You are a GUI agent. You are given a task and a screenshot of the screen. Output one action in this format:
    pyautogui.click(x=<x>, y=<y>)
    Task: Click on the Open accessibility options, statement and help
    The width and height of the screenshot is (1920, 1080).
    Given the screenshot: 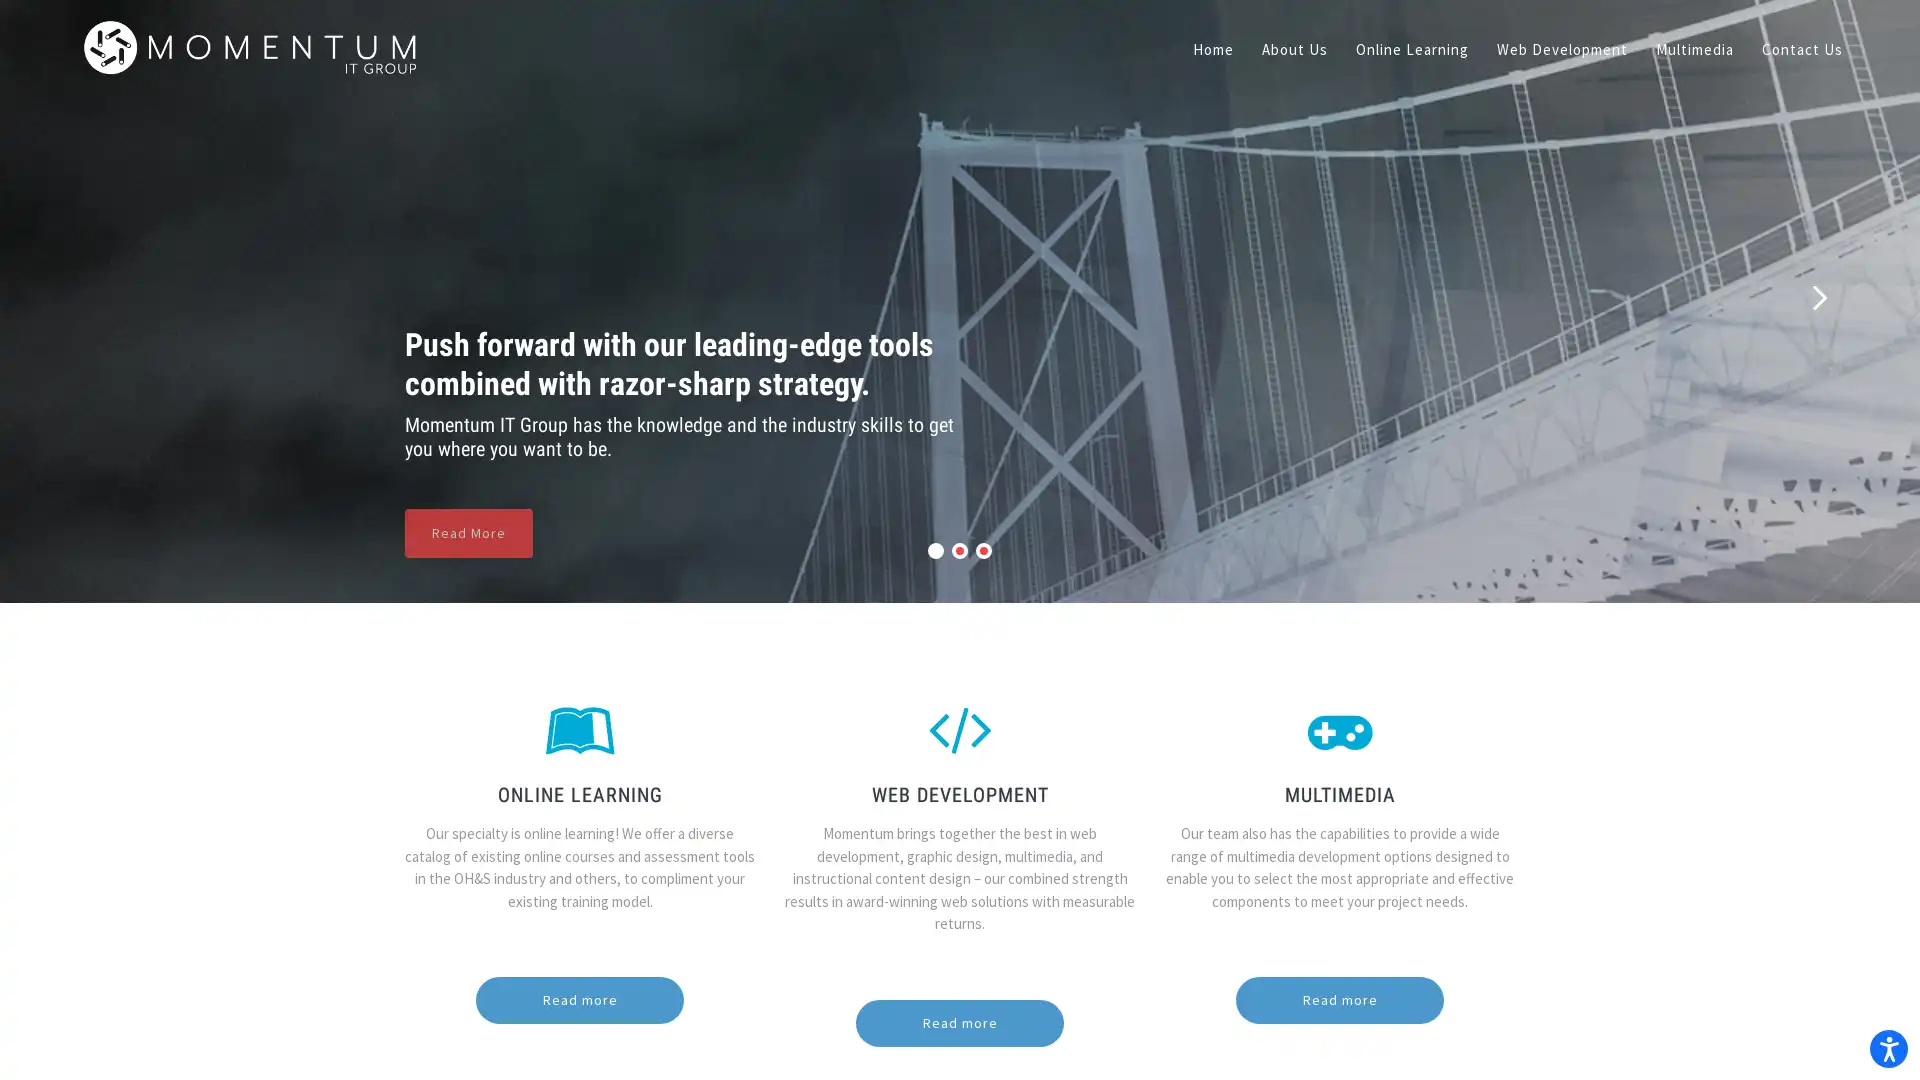 What is the action you would take?
    pyautogui.click(x=1876, y=1036)
    